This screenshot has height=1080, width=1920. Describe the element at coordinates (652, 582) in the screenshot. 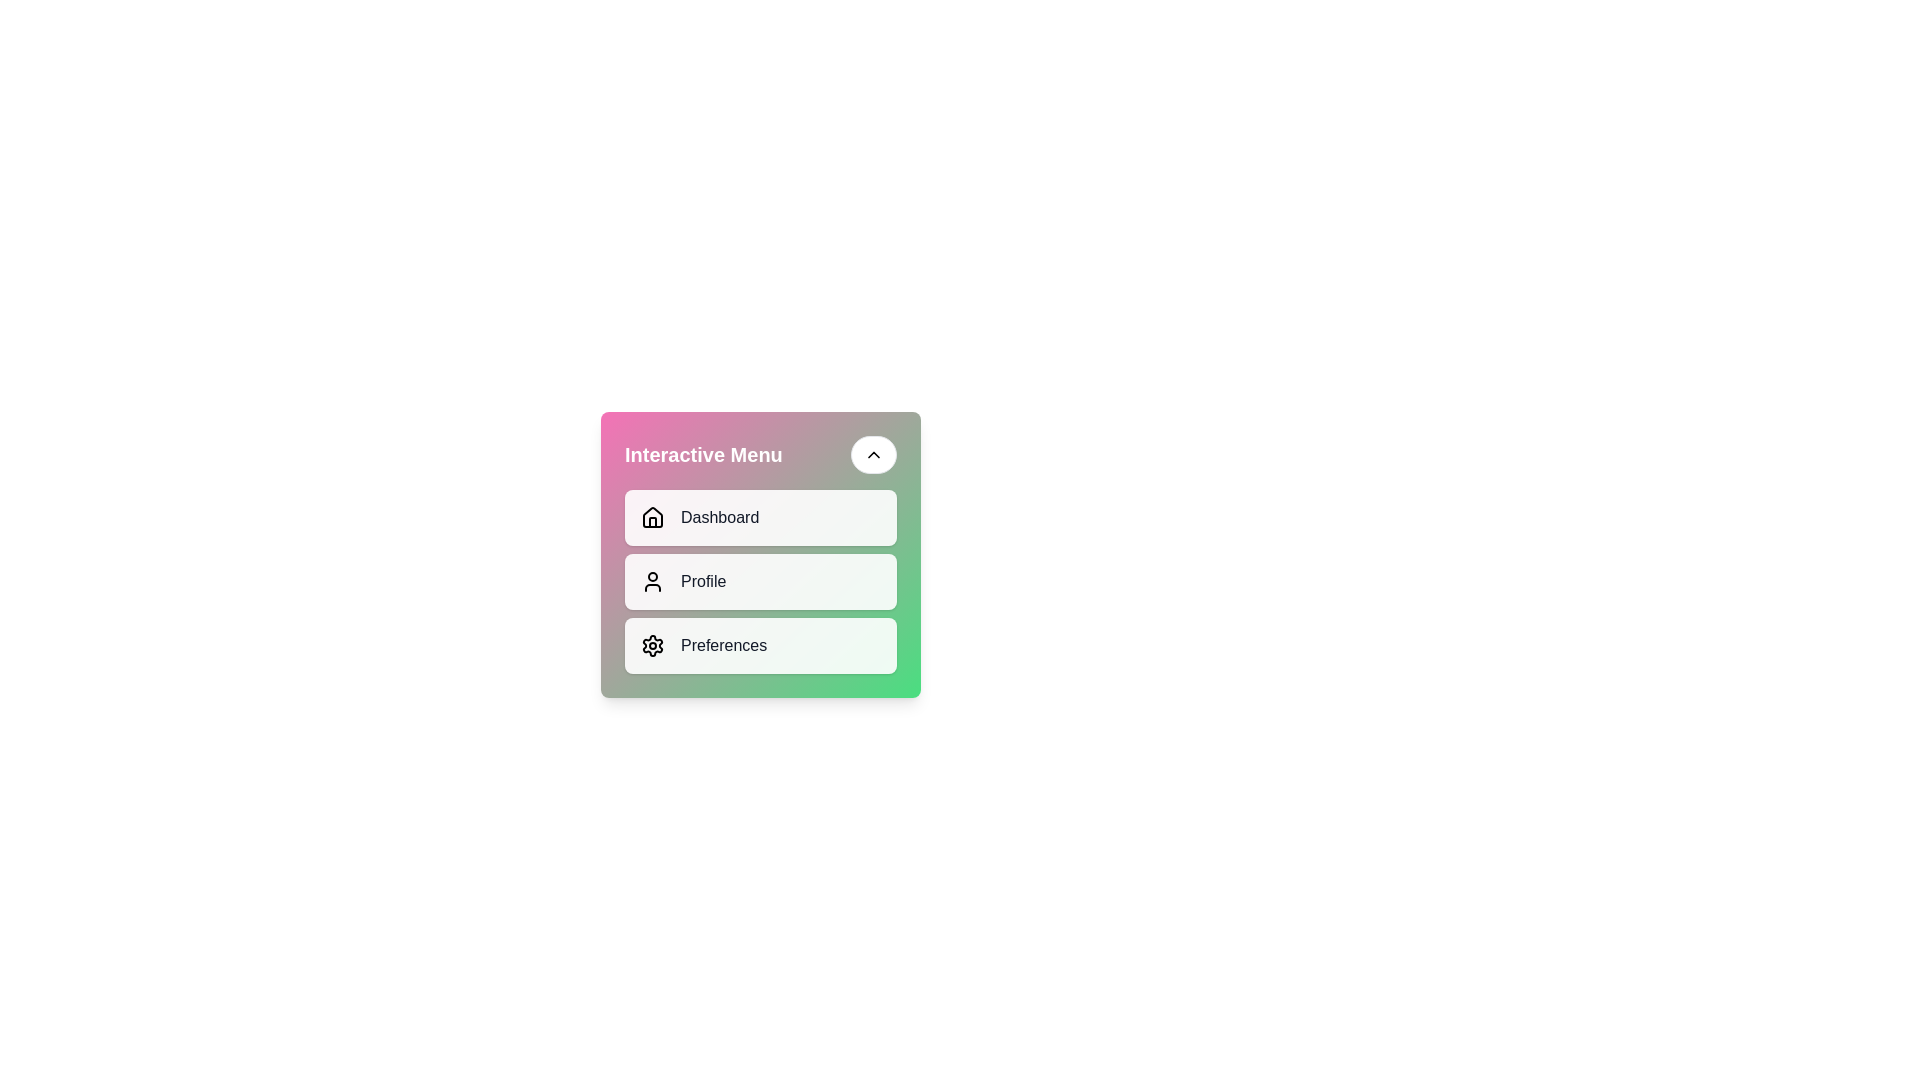

I see `the 'Profile' menu item icon, which is the graphical indicator located next to the text label 'Profile' in the vertical menu` at that location.